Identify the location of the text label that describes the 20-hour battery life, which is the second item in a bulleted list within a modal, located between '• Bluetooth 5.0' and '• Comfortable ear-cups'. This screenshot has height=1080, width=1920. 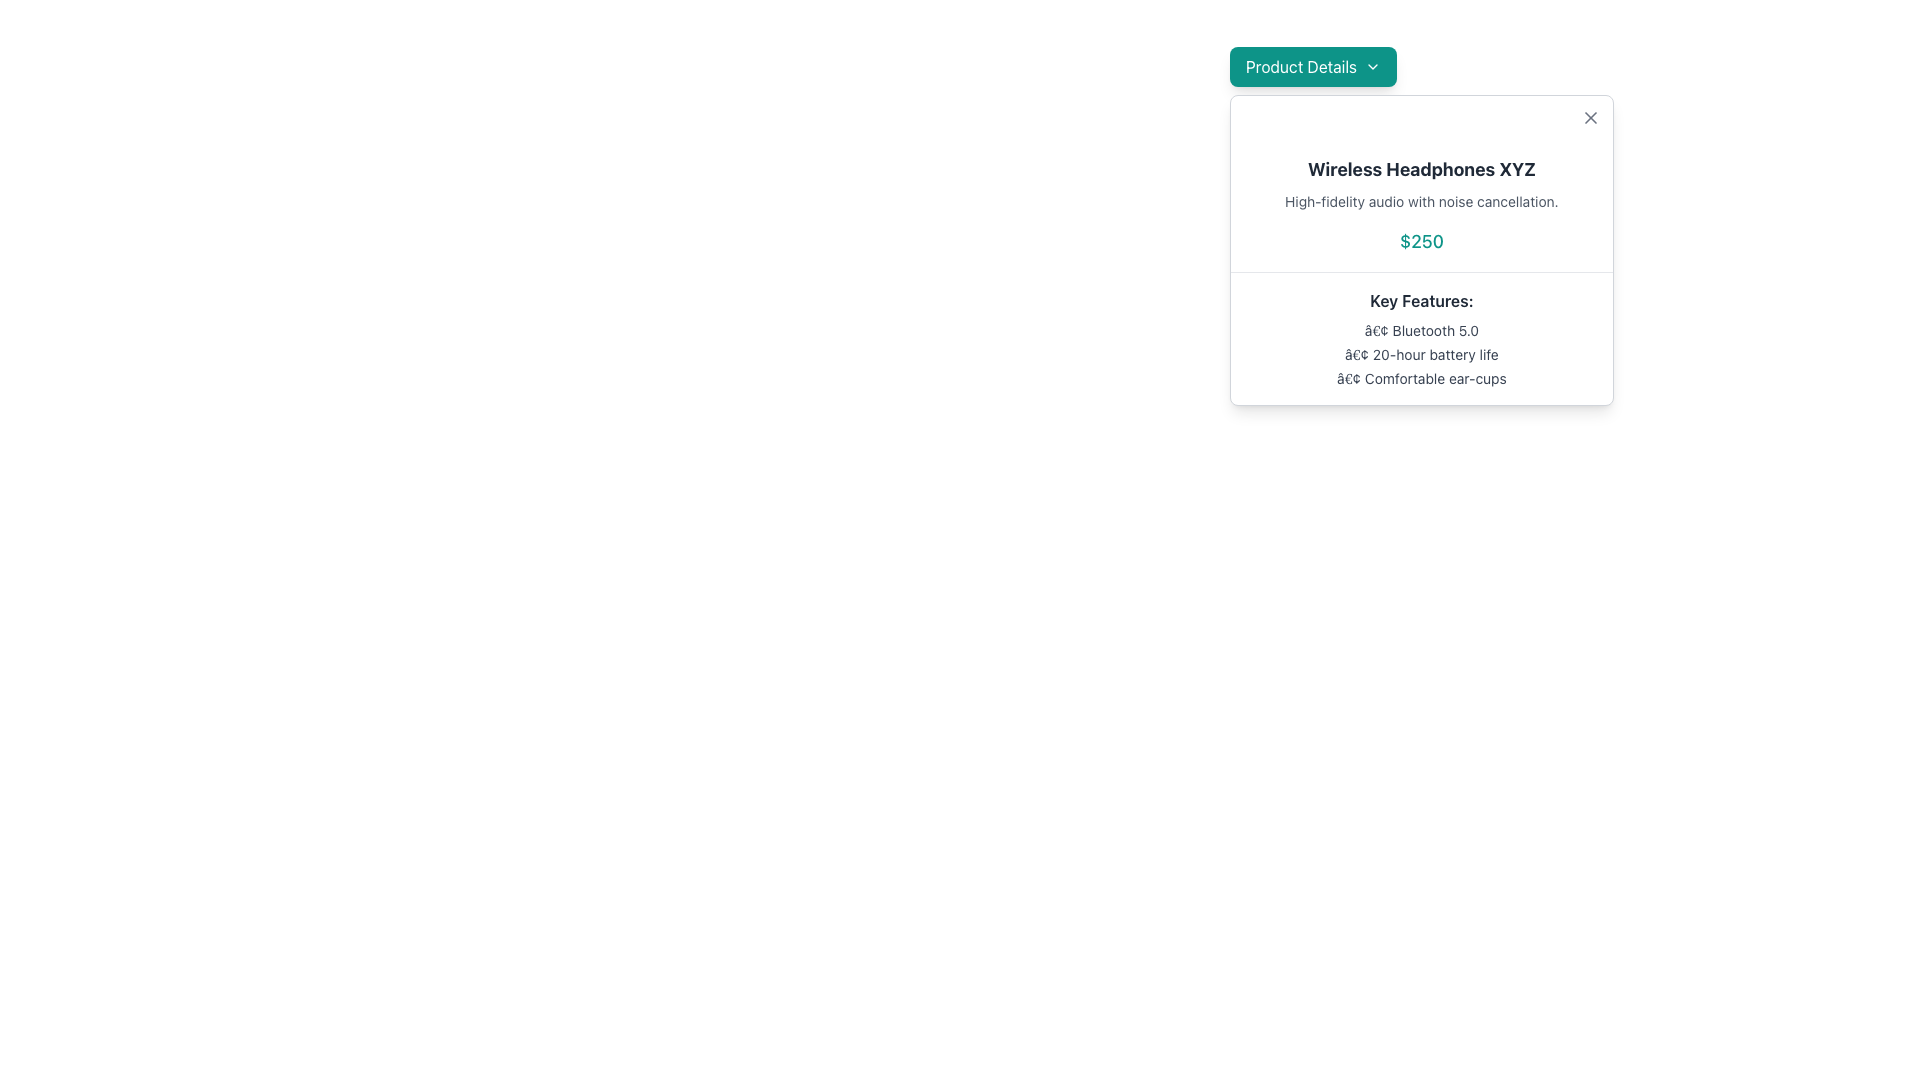
(1420, 353).